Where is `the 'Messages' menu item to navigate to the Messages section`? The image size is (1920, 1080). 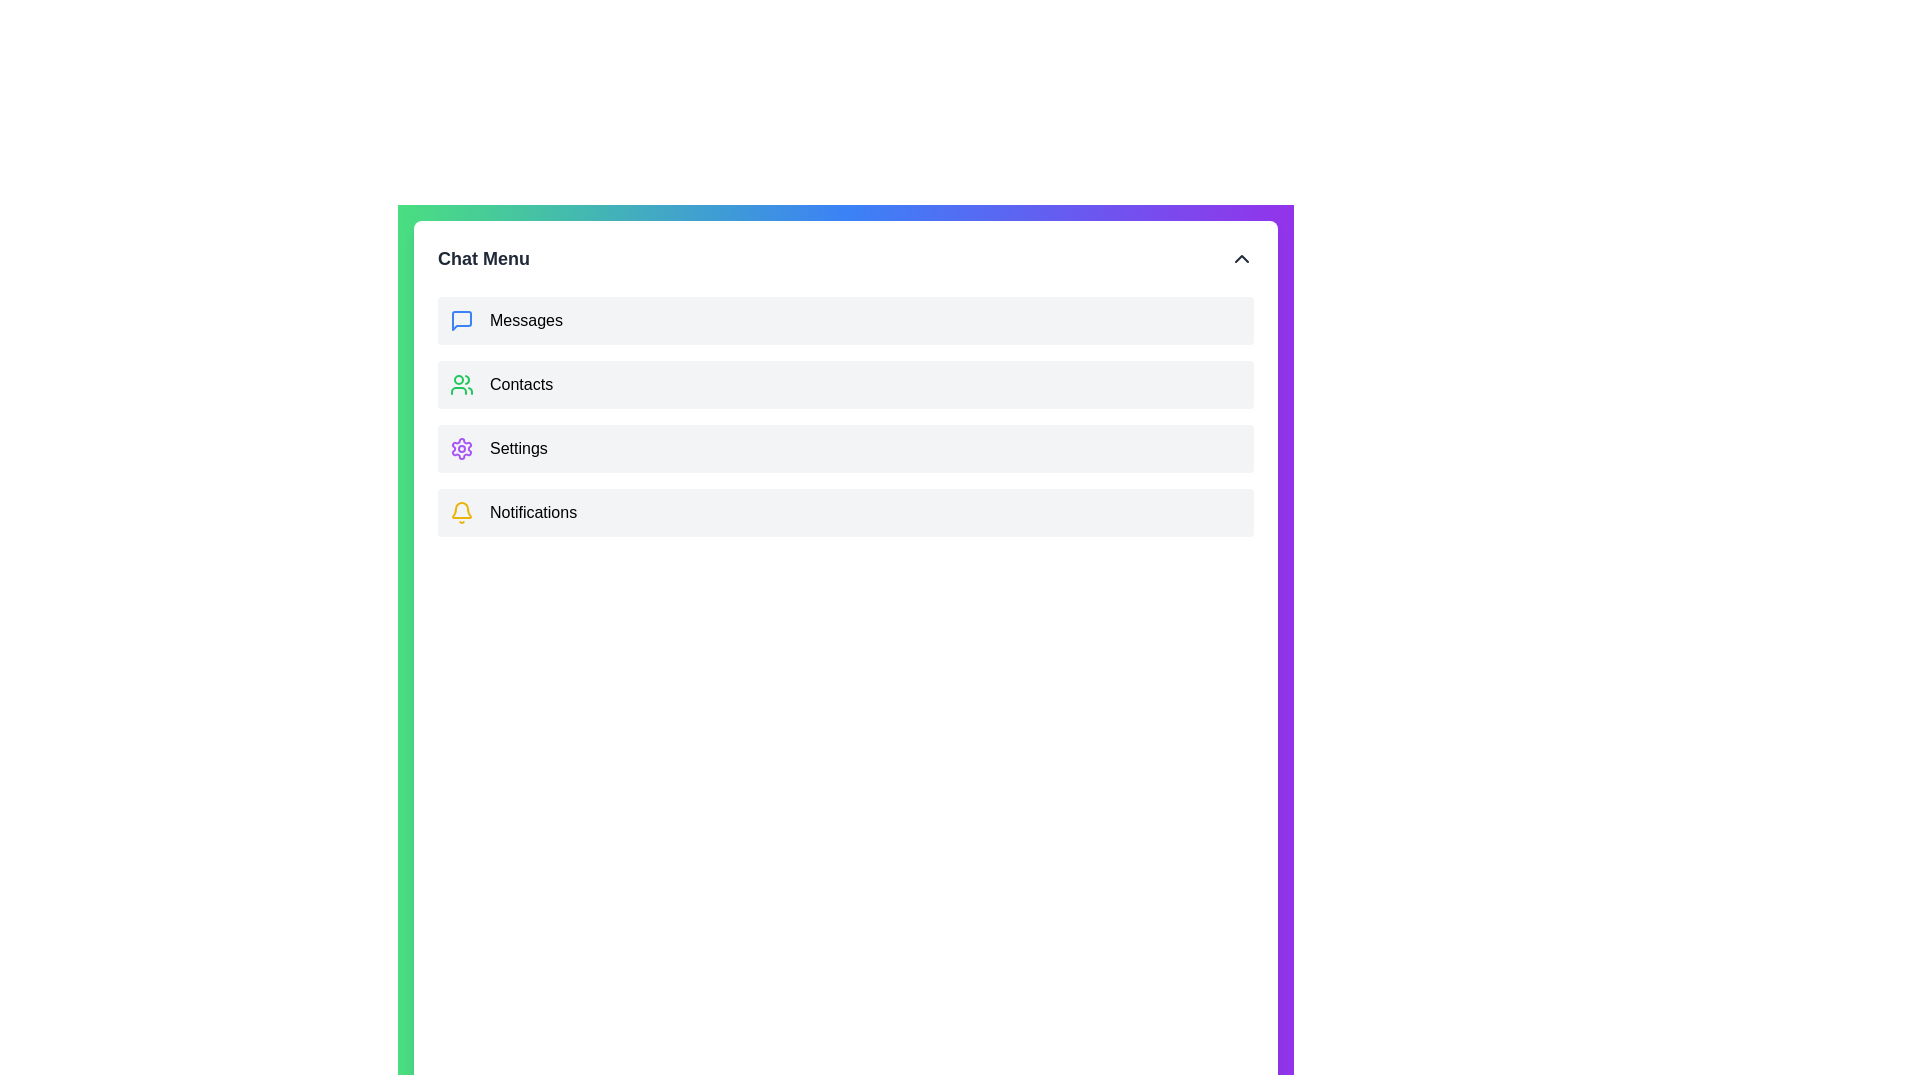
the 'Messages' menu item to navigate to the Messages section is located at coordinates (845, 319).